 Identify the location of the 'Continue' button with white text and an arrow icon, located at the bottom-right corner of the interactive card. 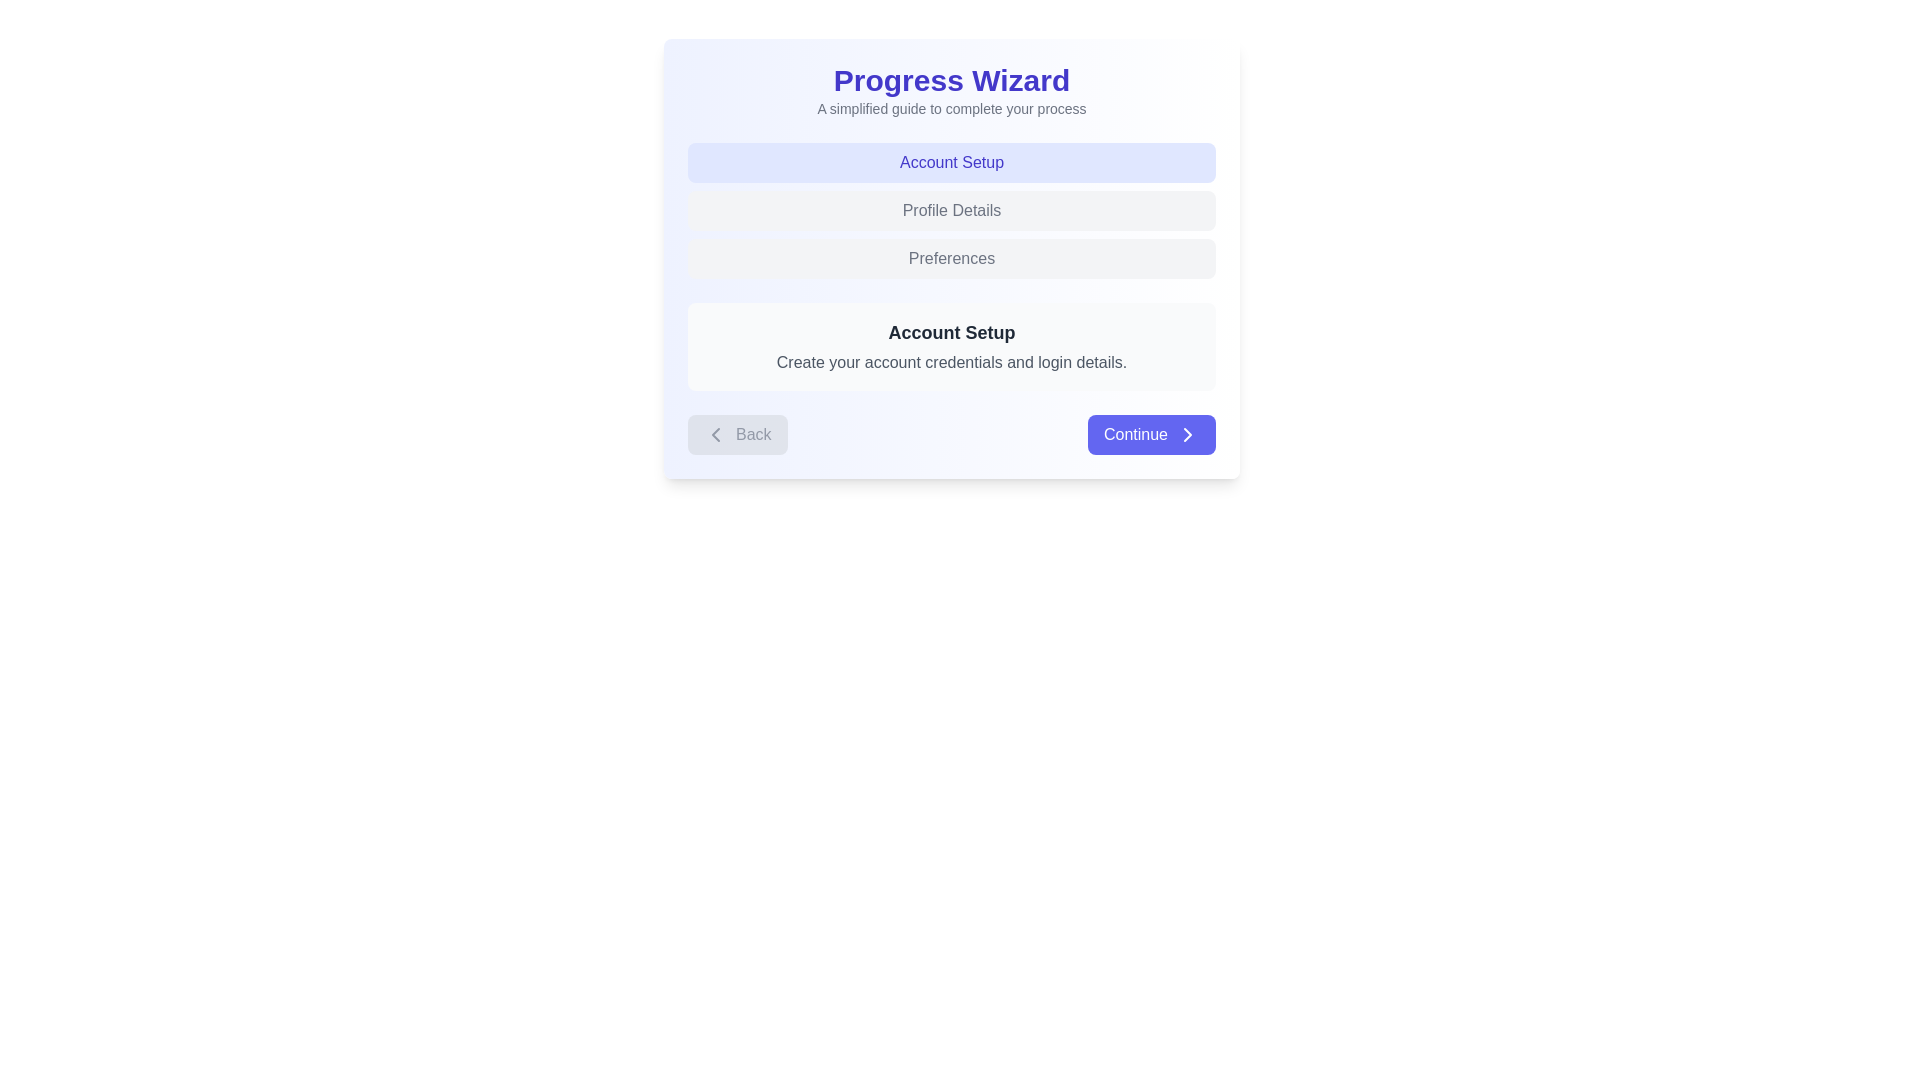
(1152, 434).